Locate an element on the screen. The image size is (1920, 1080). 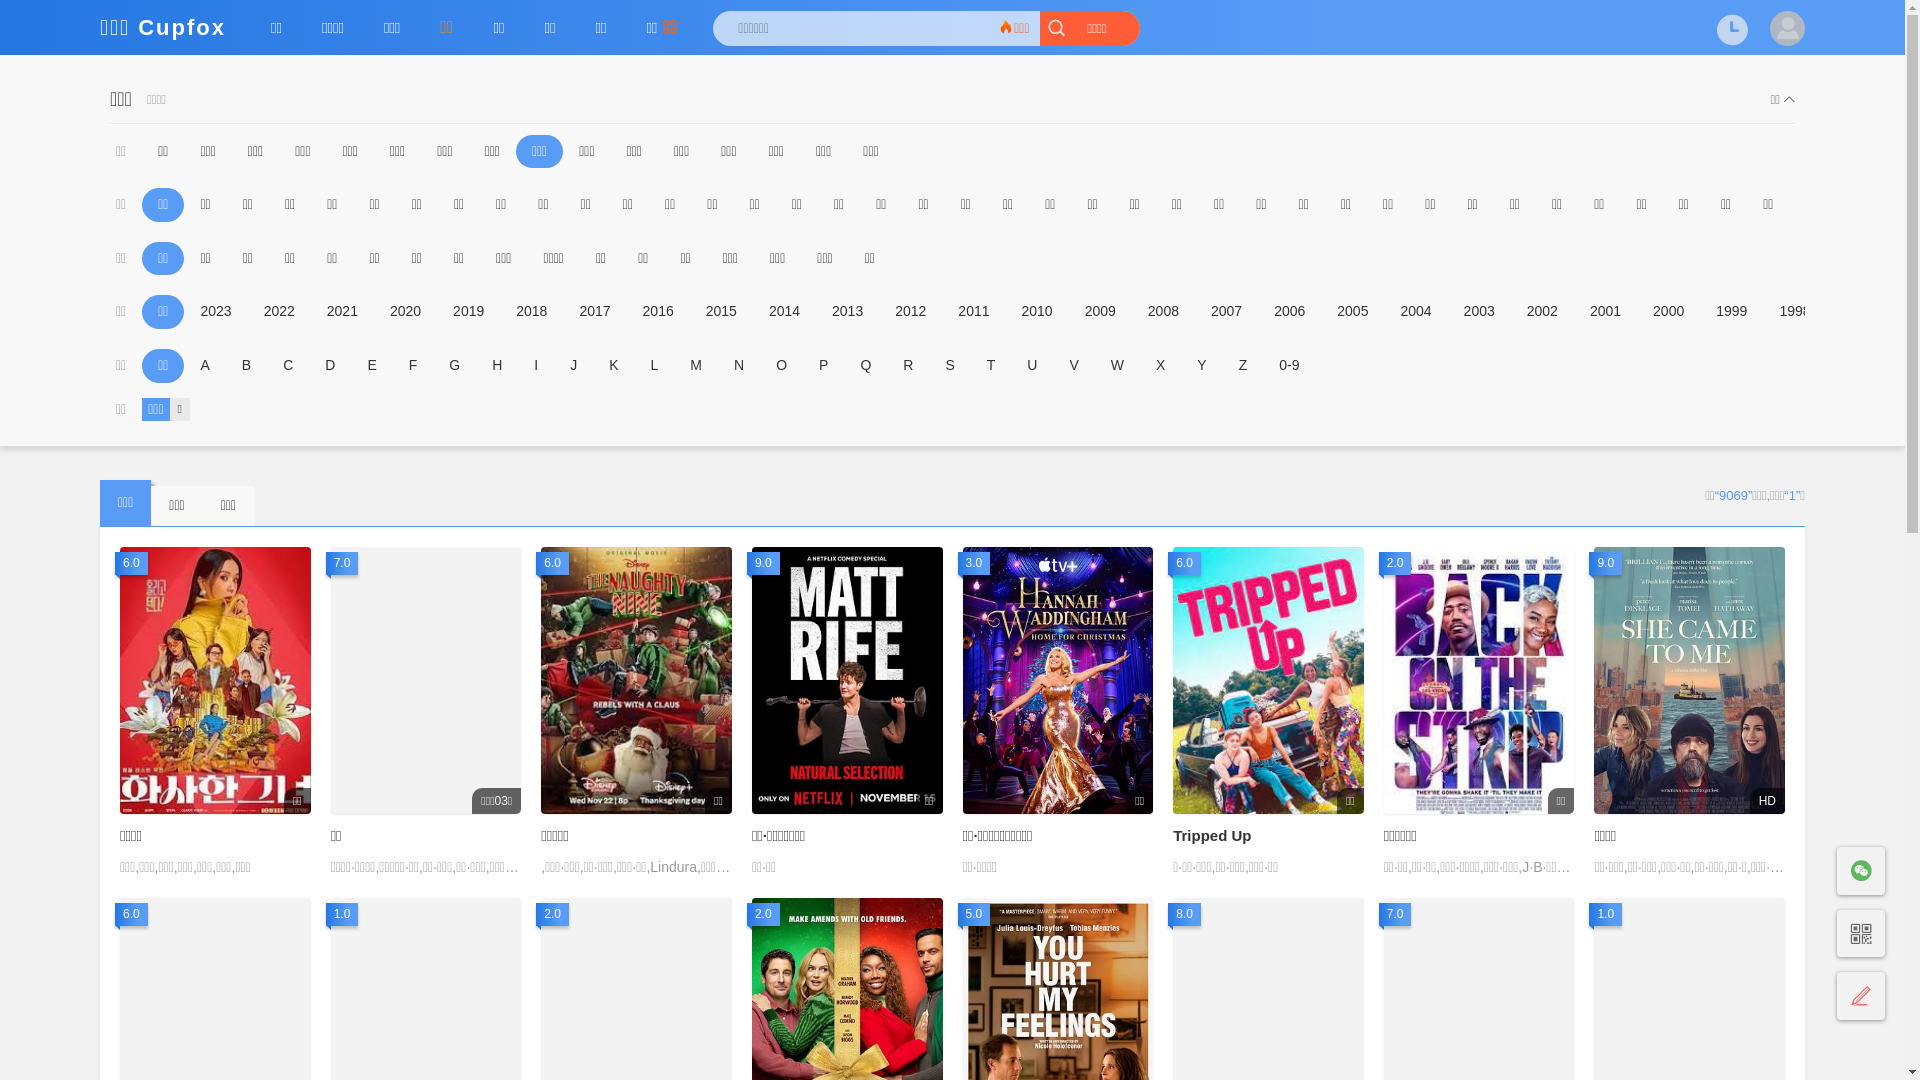
'2020' is located at coordinates (374, 312).